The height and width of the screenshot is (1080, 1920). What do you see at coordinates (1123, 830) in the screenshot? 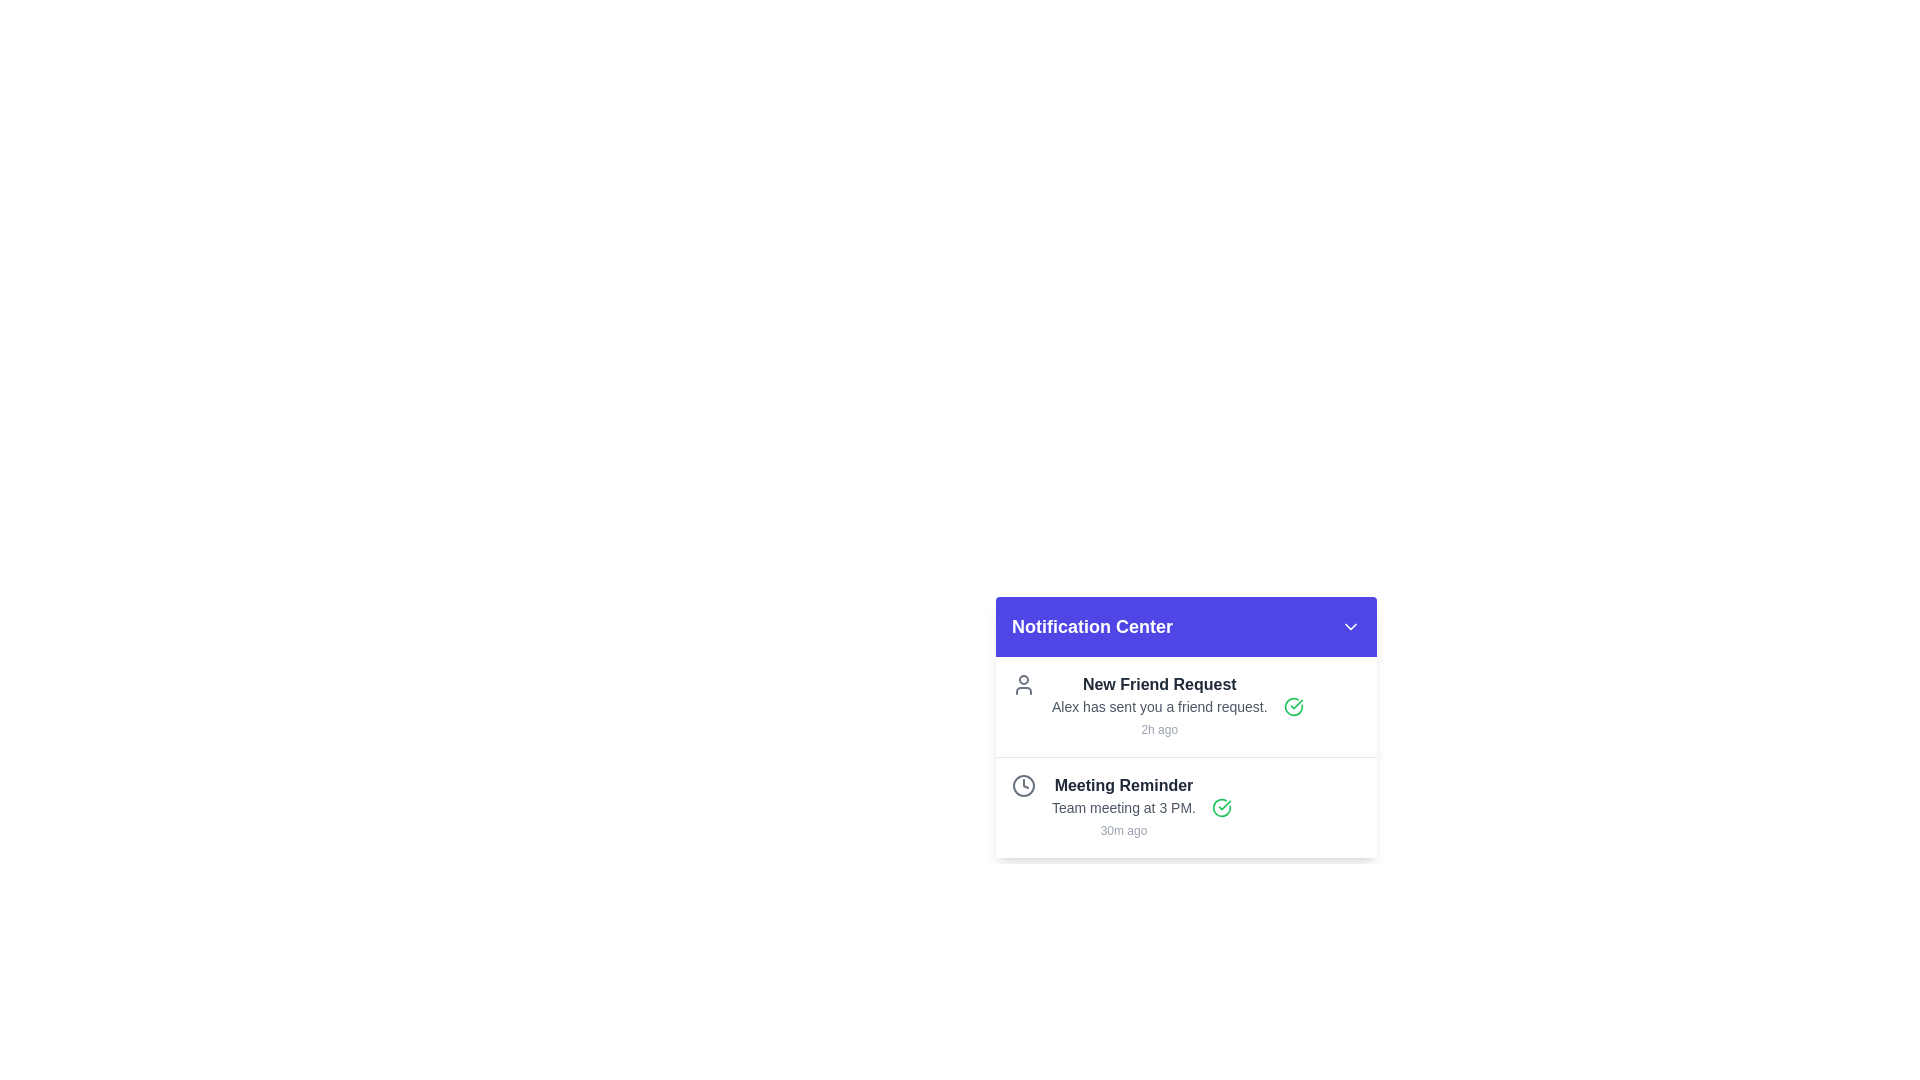
I see `text label '30m ago' located at the bottom-right of the 'Meeting Reminder' notification card in the 'Notification Center' interface for timestamp information` at bounding box center [1123, 830].